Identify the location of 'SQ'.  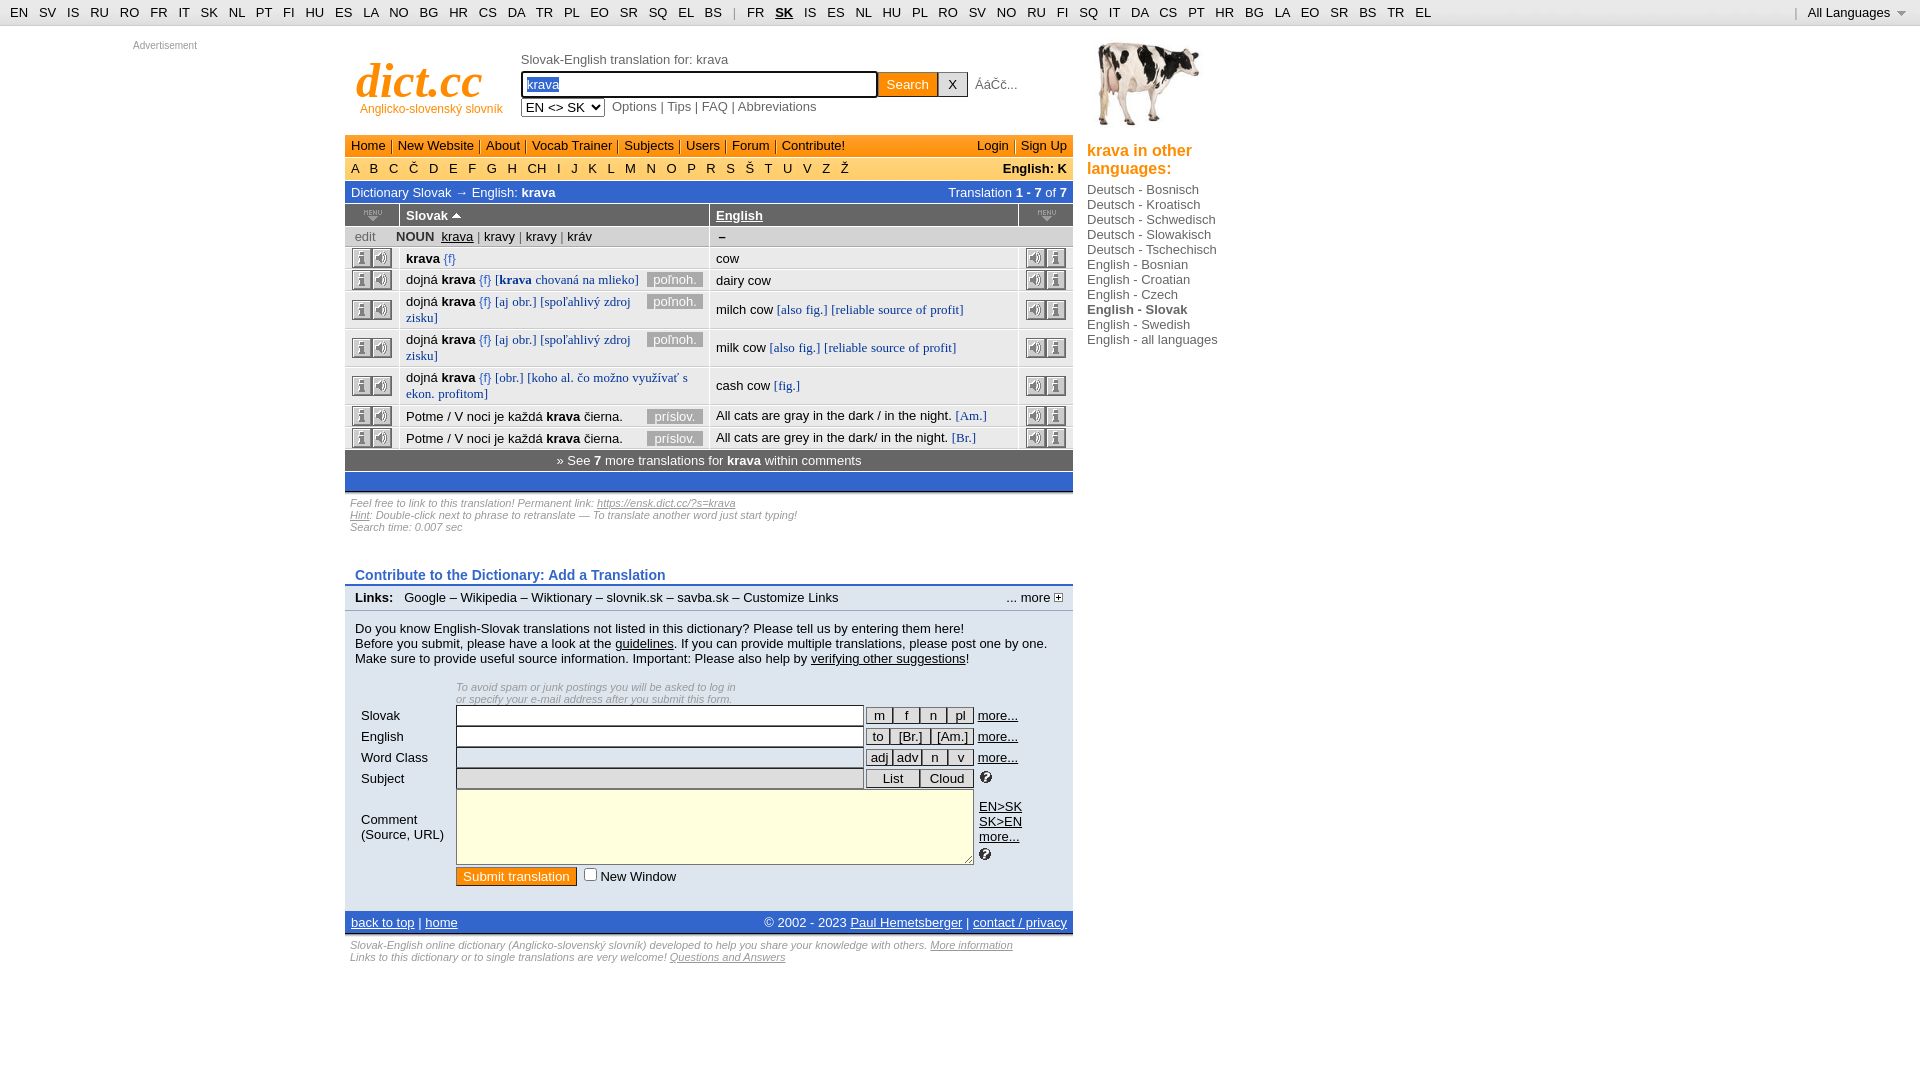
(658, 12).